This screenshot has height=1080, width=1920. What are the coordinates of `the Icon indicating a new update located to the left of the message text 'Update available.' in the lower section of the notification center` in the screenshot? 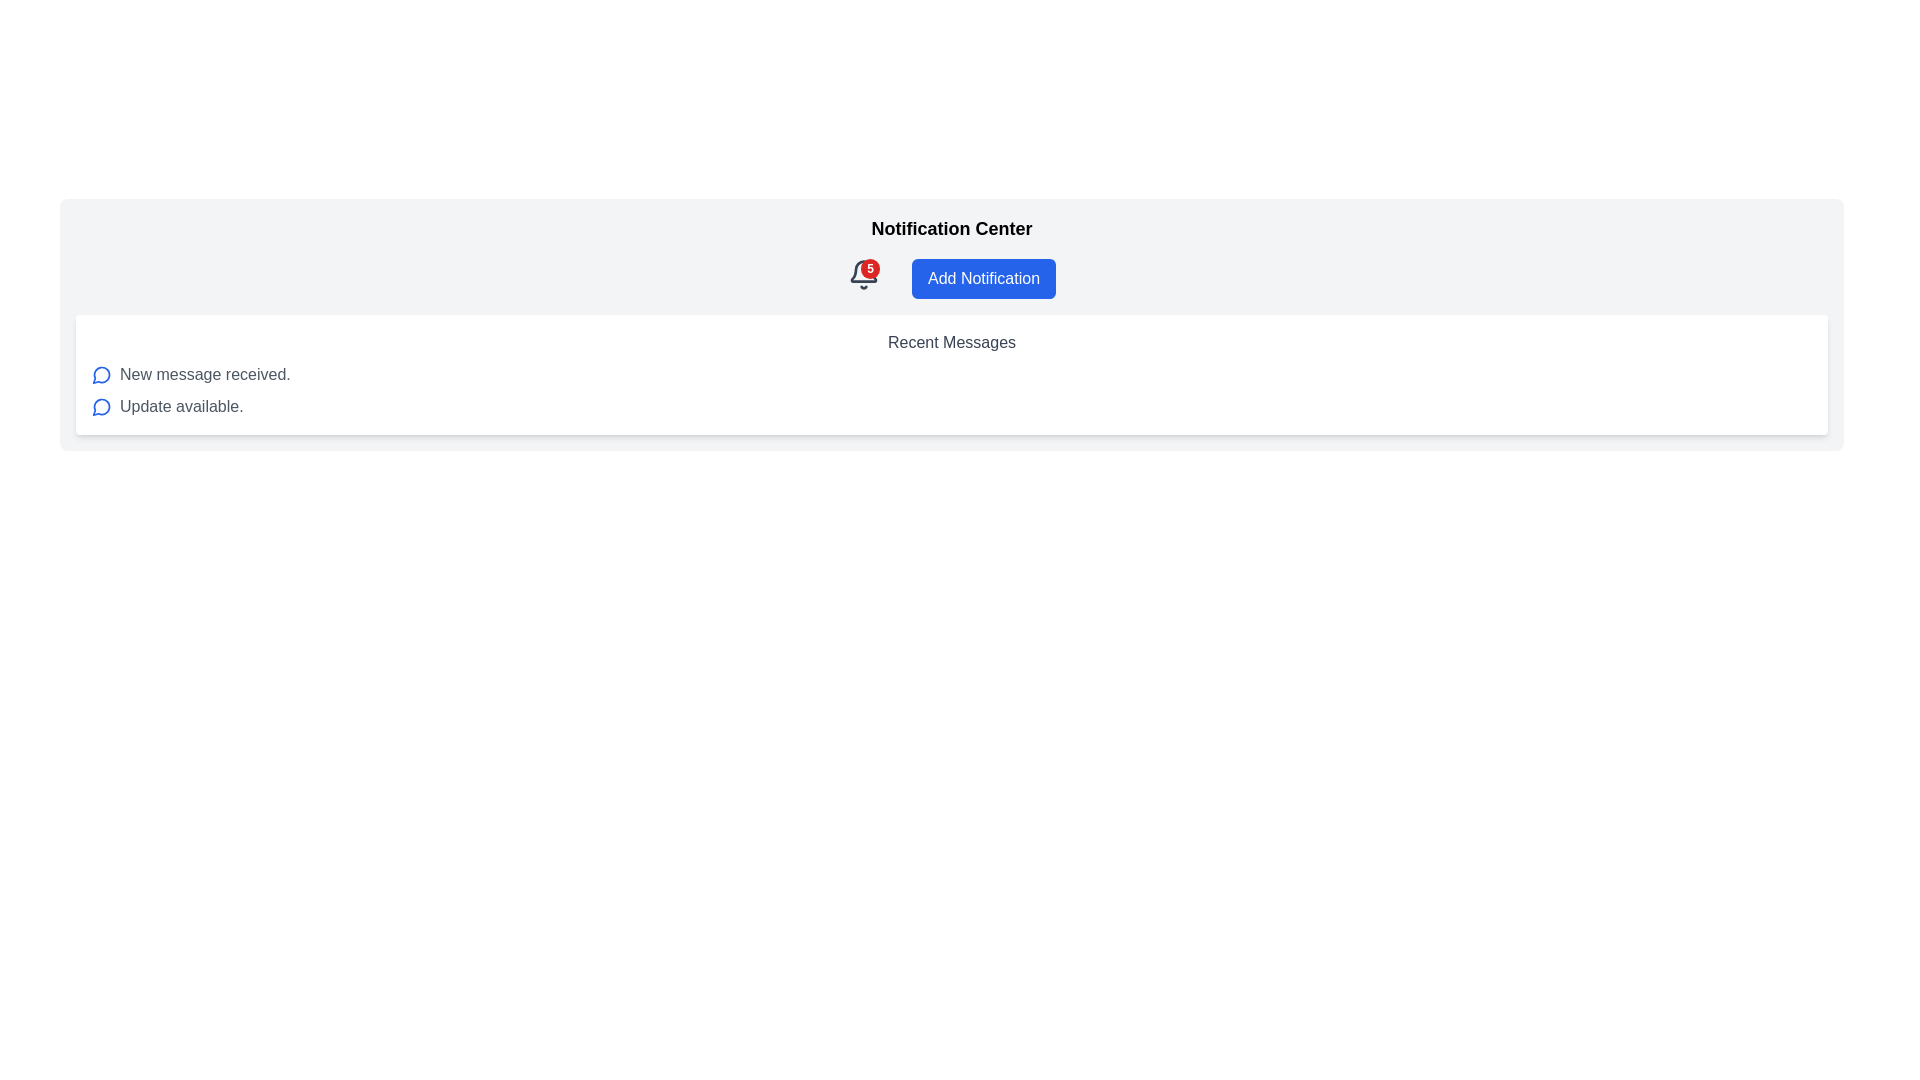 It's located at (100, 406).